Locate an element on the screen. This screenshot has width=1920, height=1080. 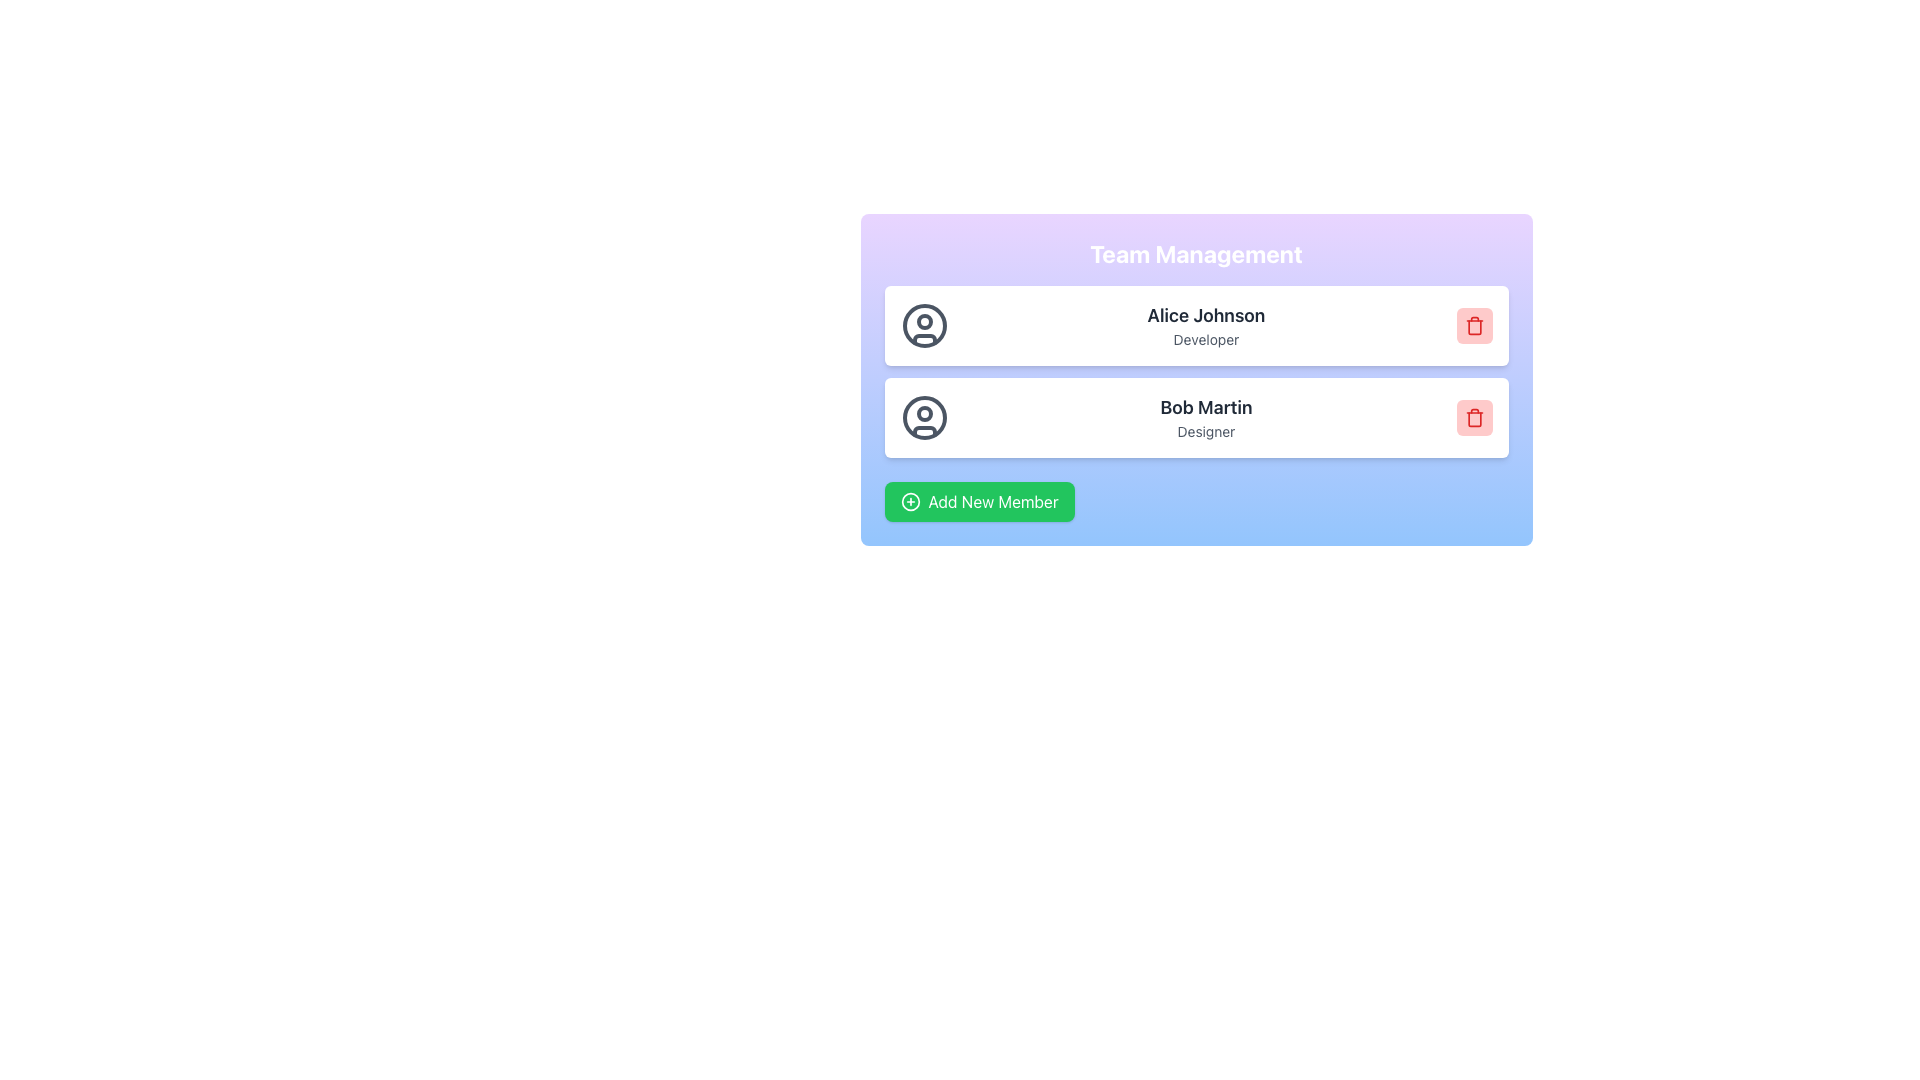
the decorative graphical element of the user profile icon representing Bob Martin, located on the left side of the second row in the team management card is located at coordinates (923, 416).